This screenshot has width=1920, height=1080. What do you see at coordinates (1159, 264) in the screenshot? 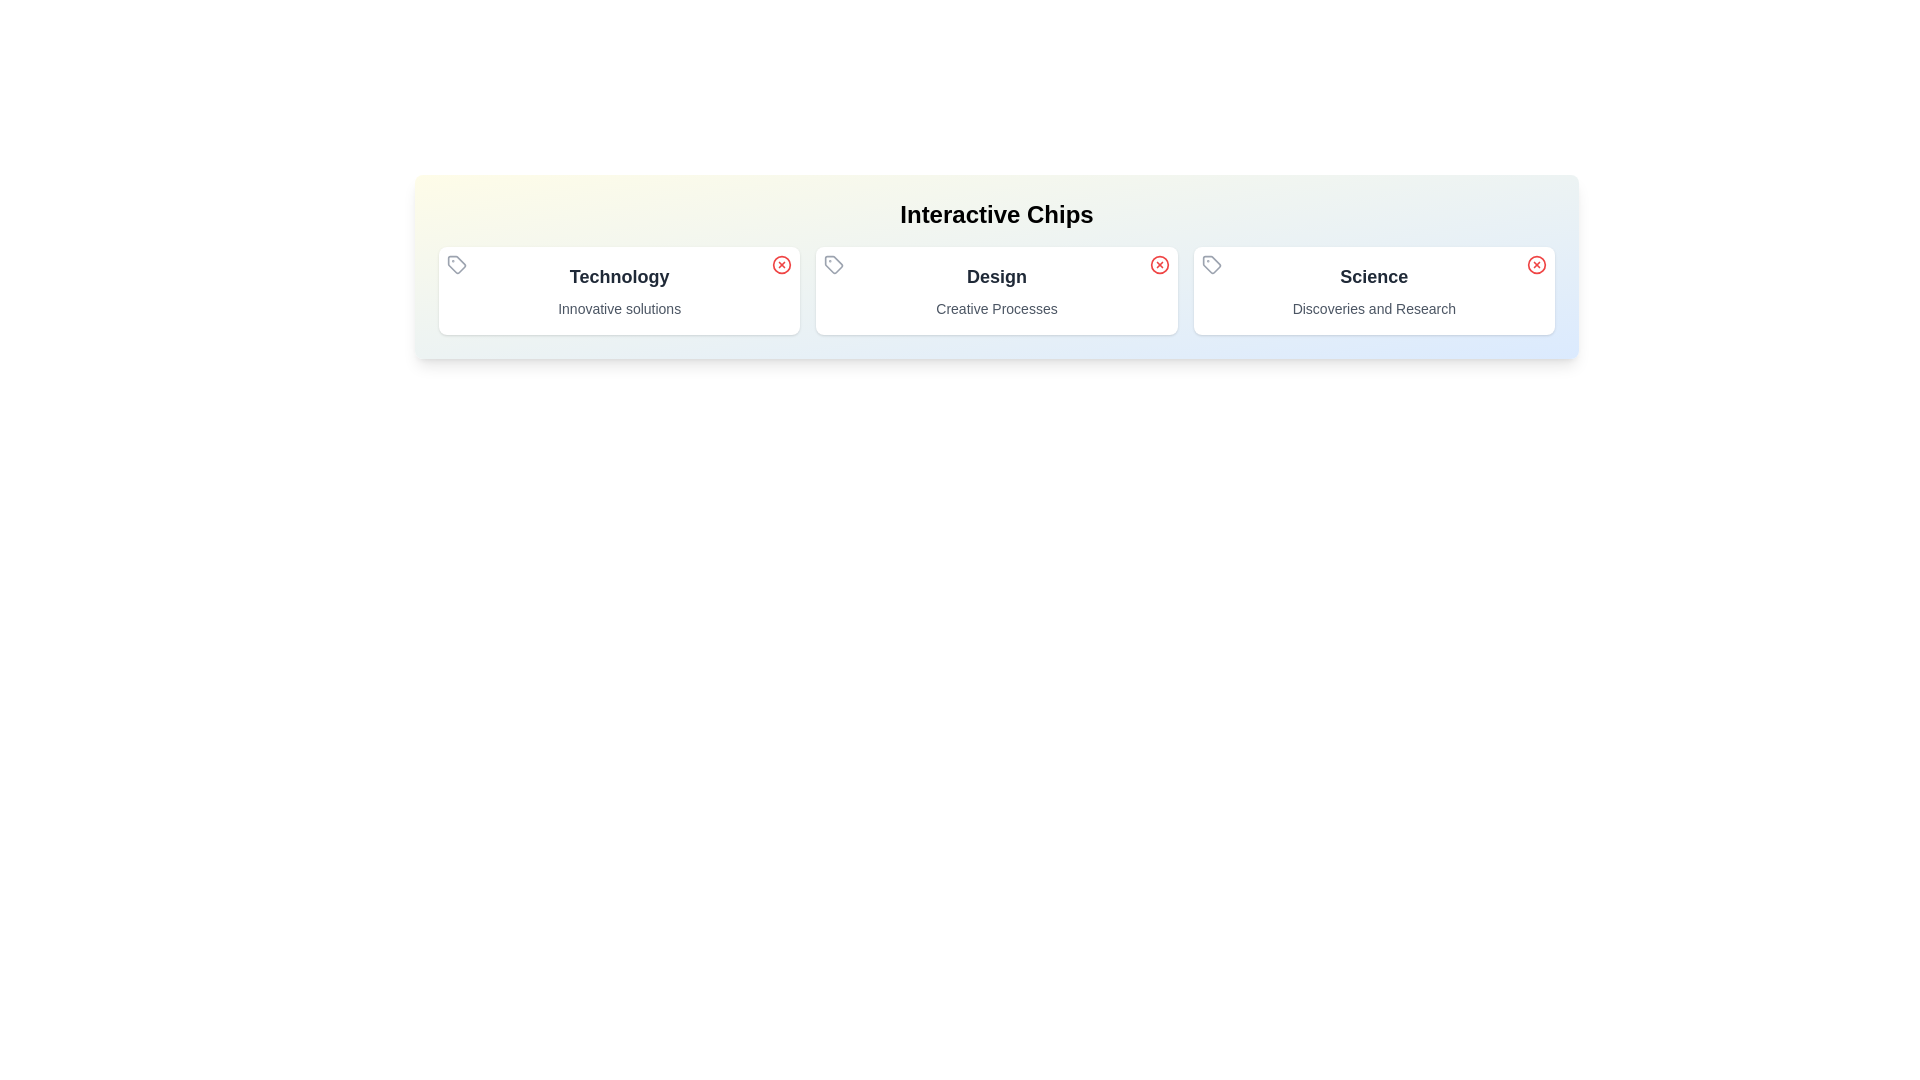
I see `the close button of the chip labeled Design to remove it` at bounding box center [1159, 264].